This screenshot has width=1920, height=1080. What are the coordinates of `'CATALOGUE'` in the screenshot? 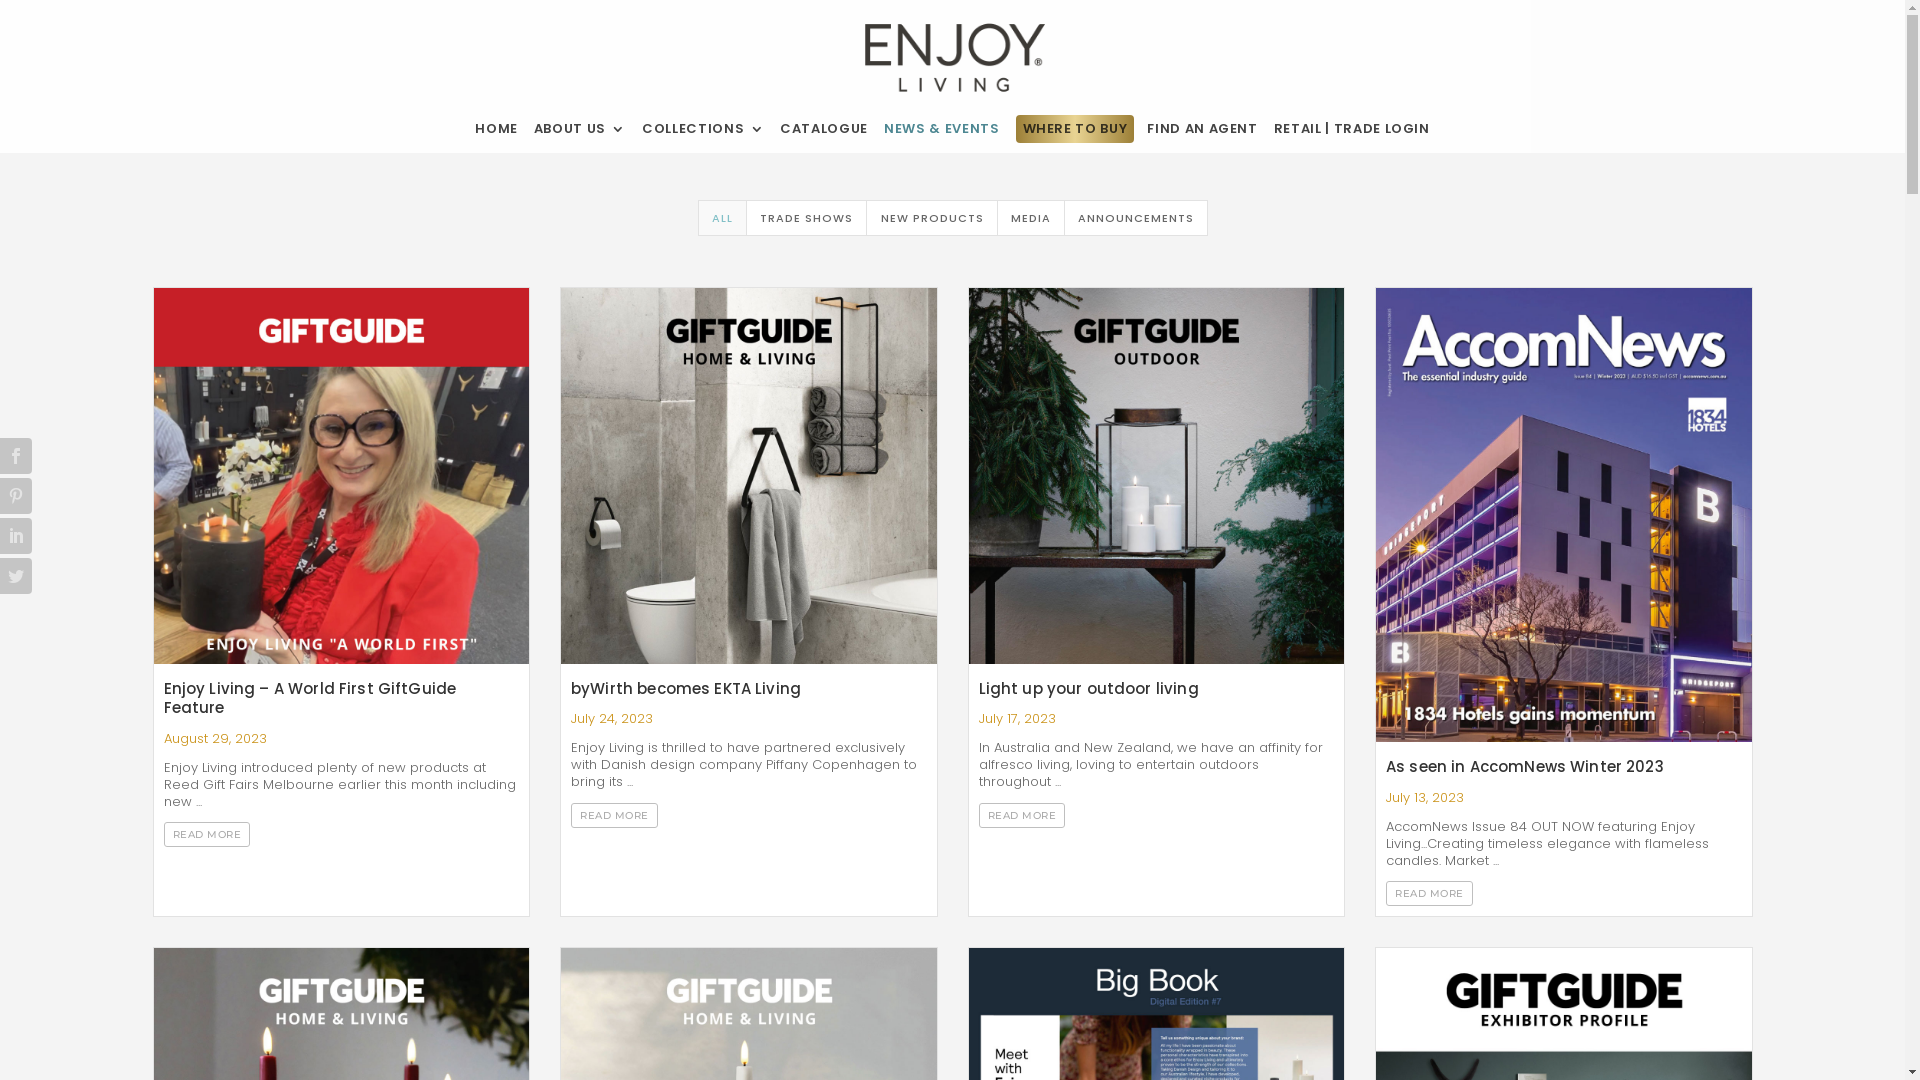 It's located at (824, 128).